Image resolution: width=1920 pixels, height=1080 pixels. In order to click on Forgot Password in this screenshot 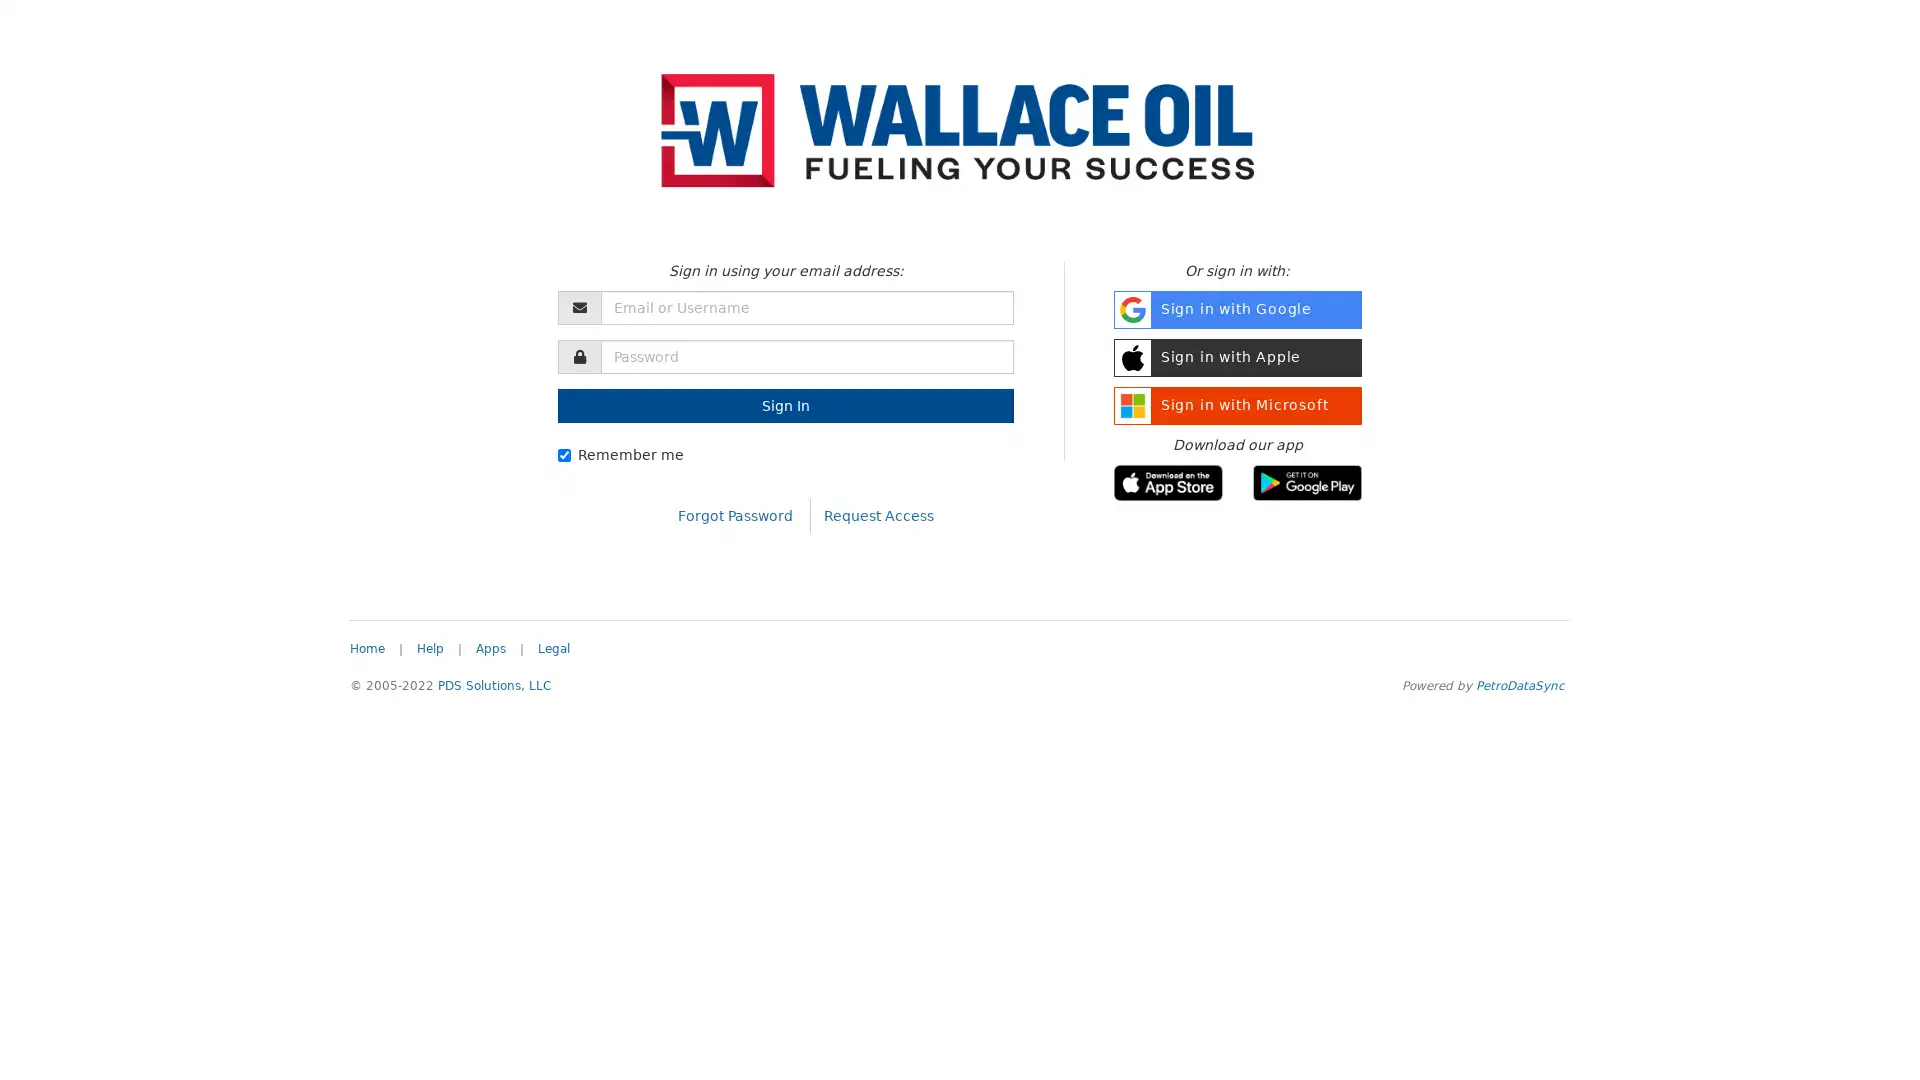, I will do `click(733, 514)`.